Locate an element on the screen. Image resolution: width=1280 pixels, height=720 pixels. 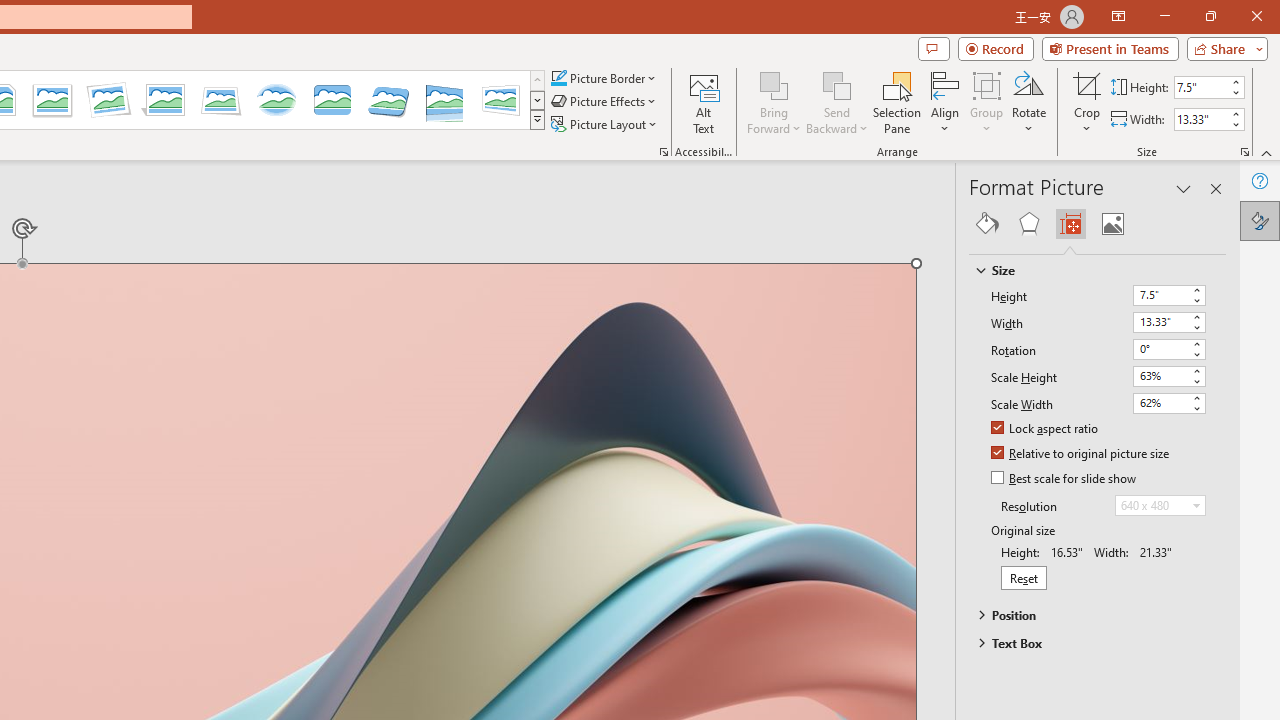
'Class: NetUIGalleryContainer' is located at coordinates (1097, 223).